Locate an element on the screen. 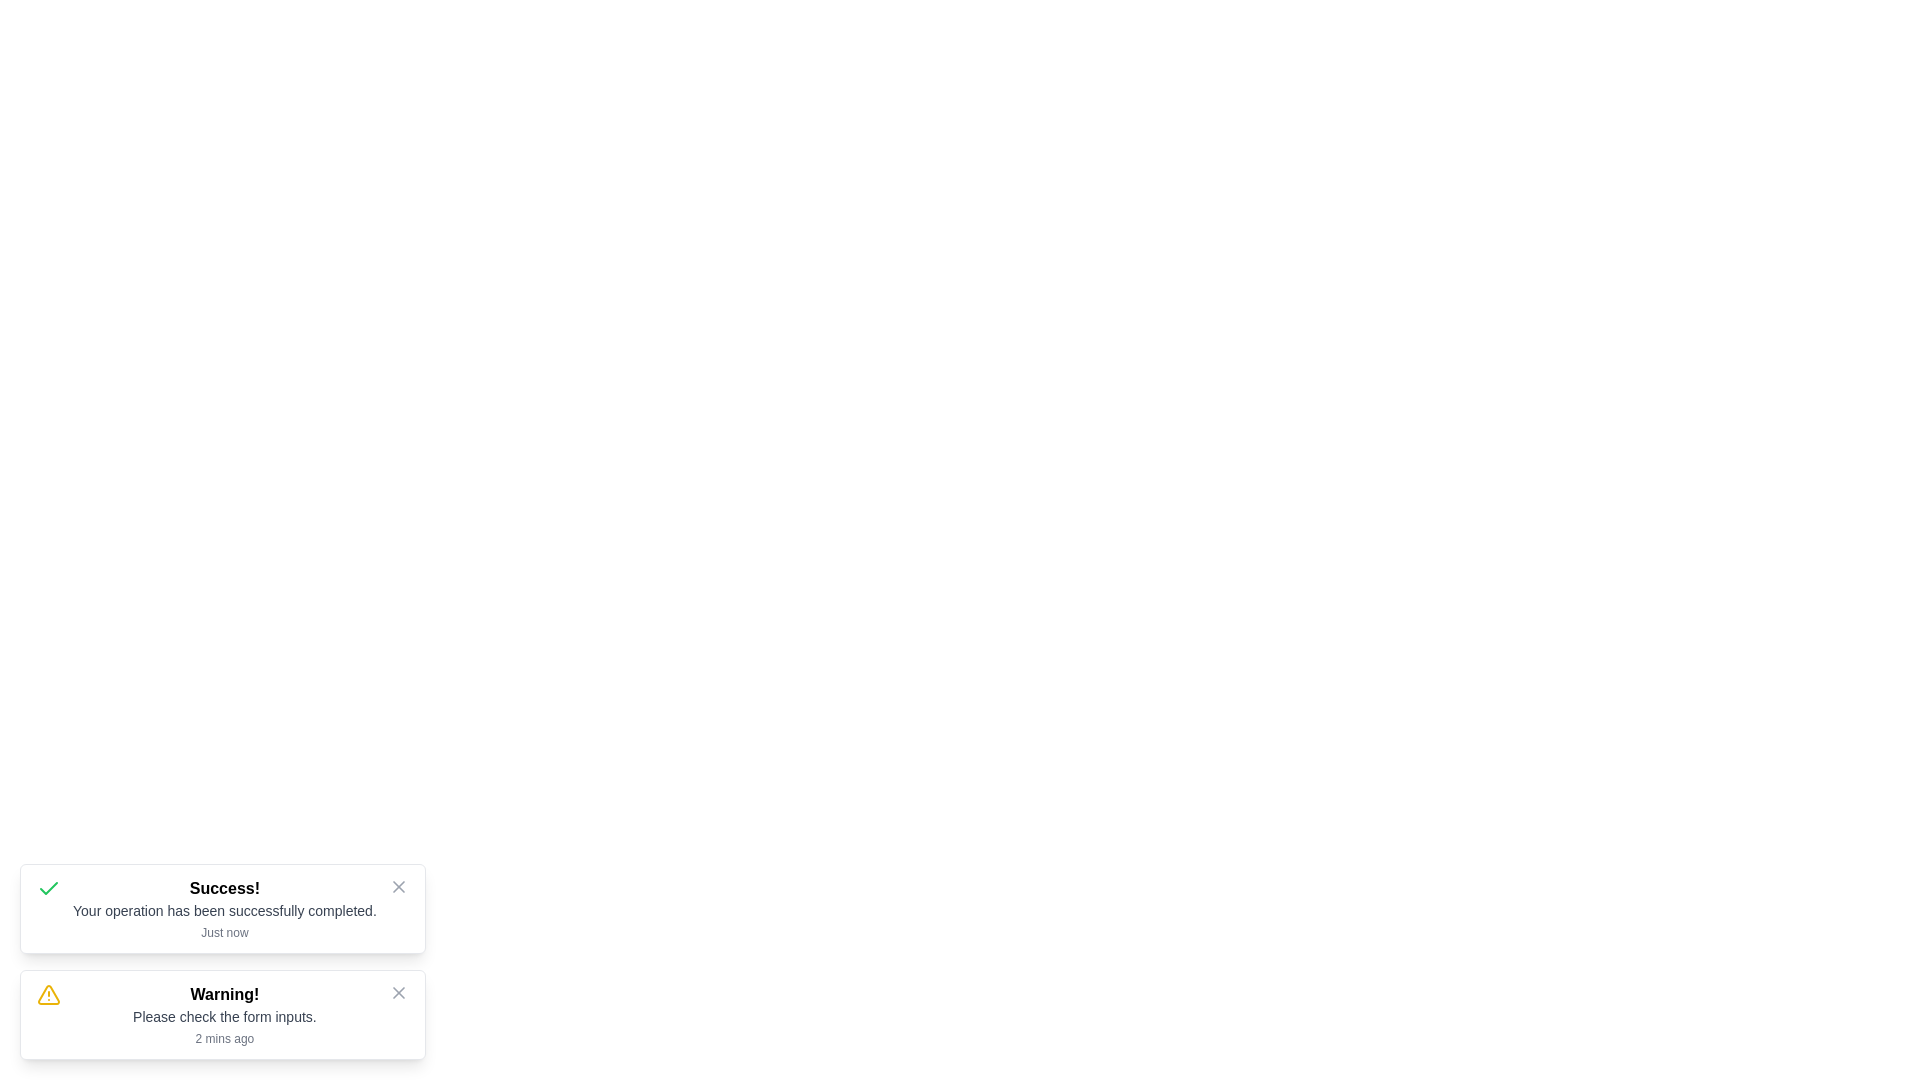 The width and height of the screenshot is (1920, 1080). the notification area to highlight it is located at coordinates (221, 909).